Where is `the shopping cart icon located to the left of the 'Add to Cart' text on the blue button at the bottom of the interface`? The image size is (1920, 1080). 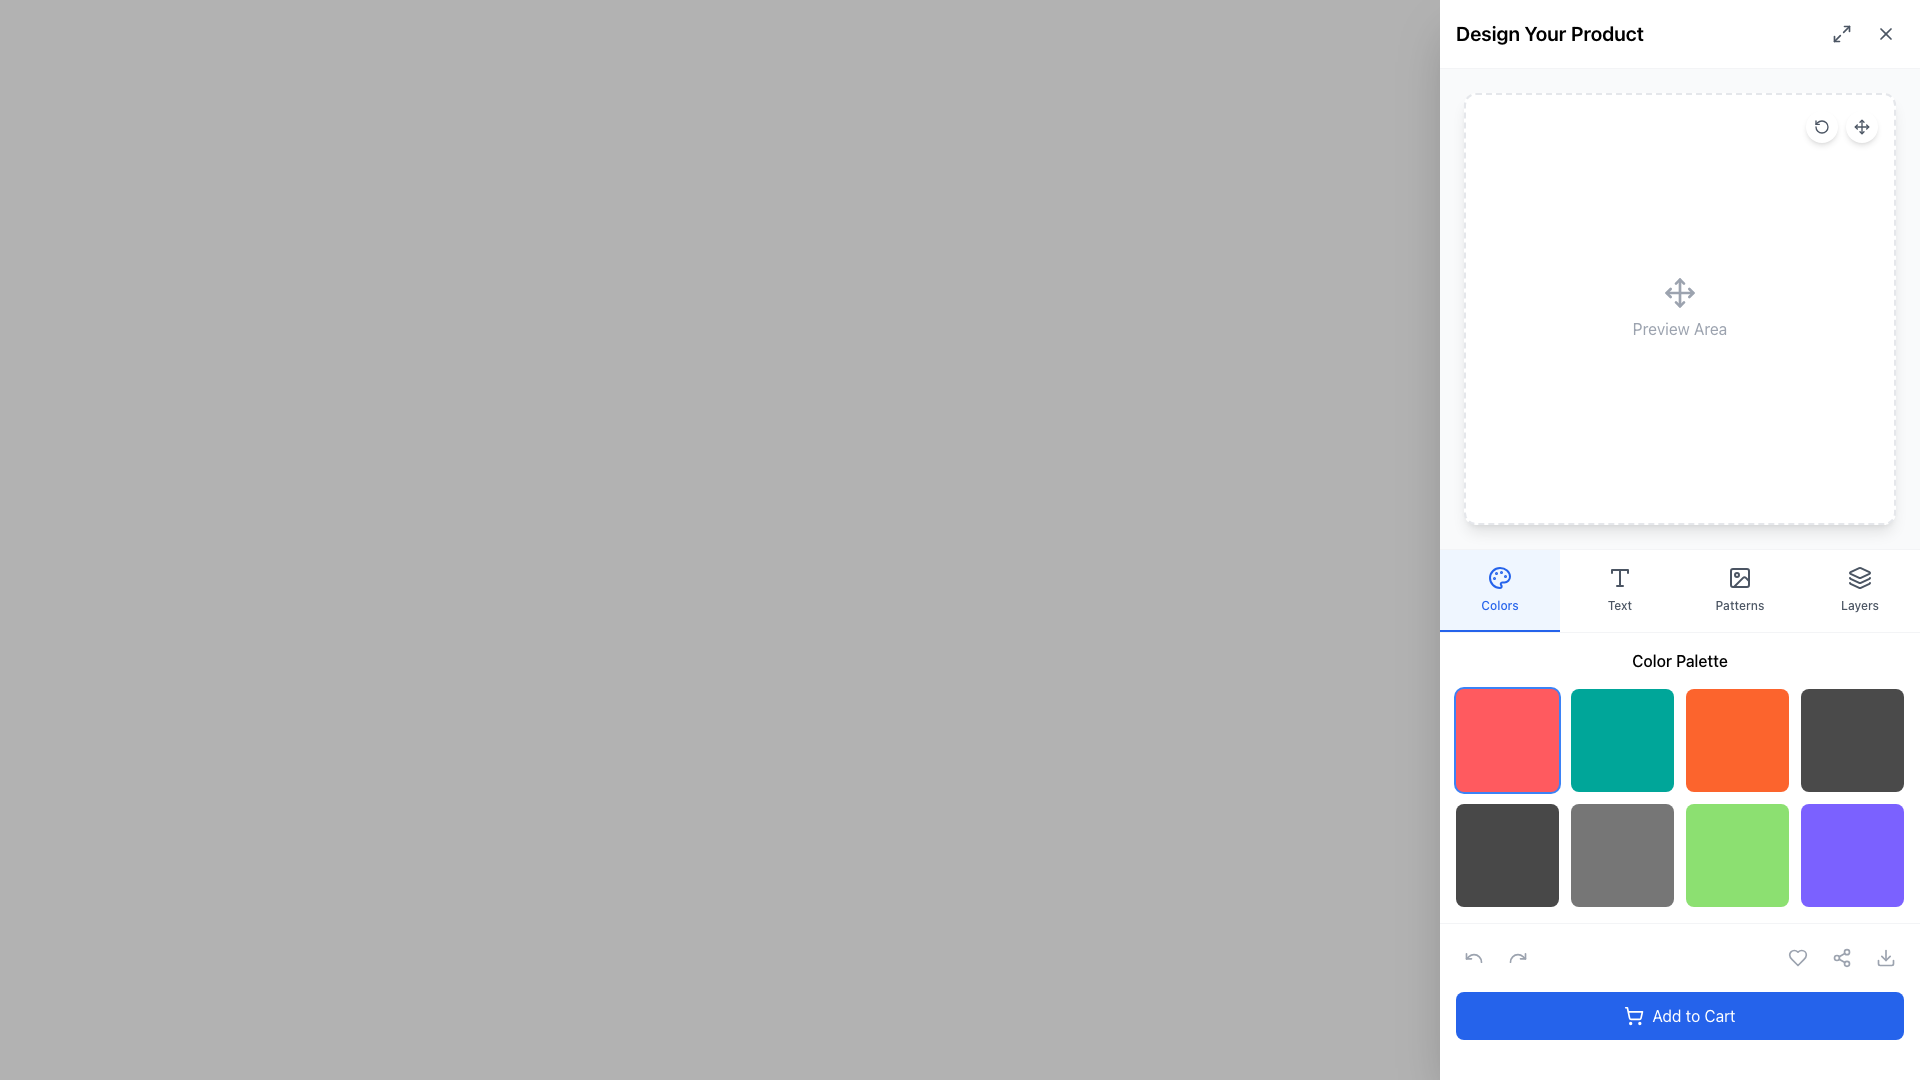 the shopping cart icon located to the left of the 'Add to Cart' text on the blue button at the bottom of the interface is located at coordinates (1634, 1015).